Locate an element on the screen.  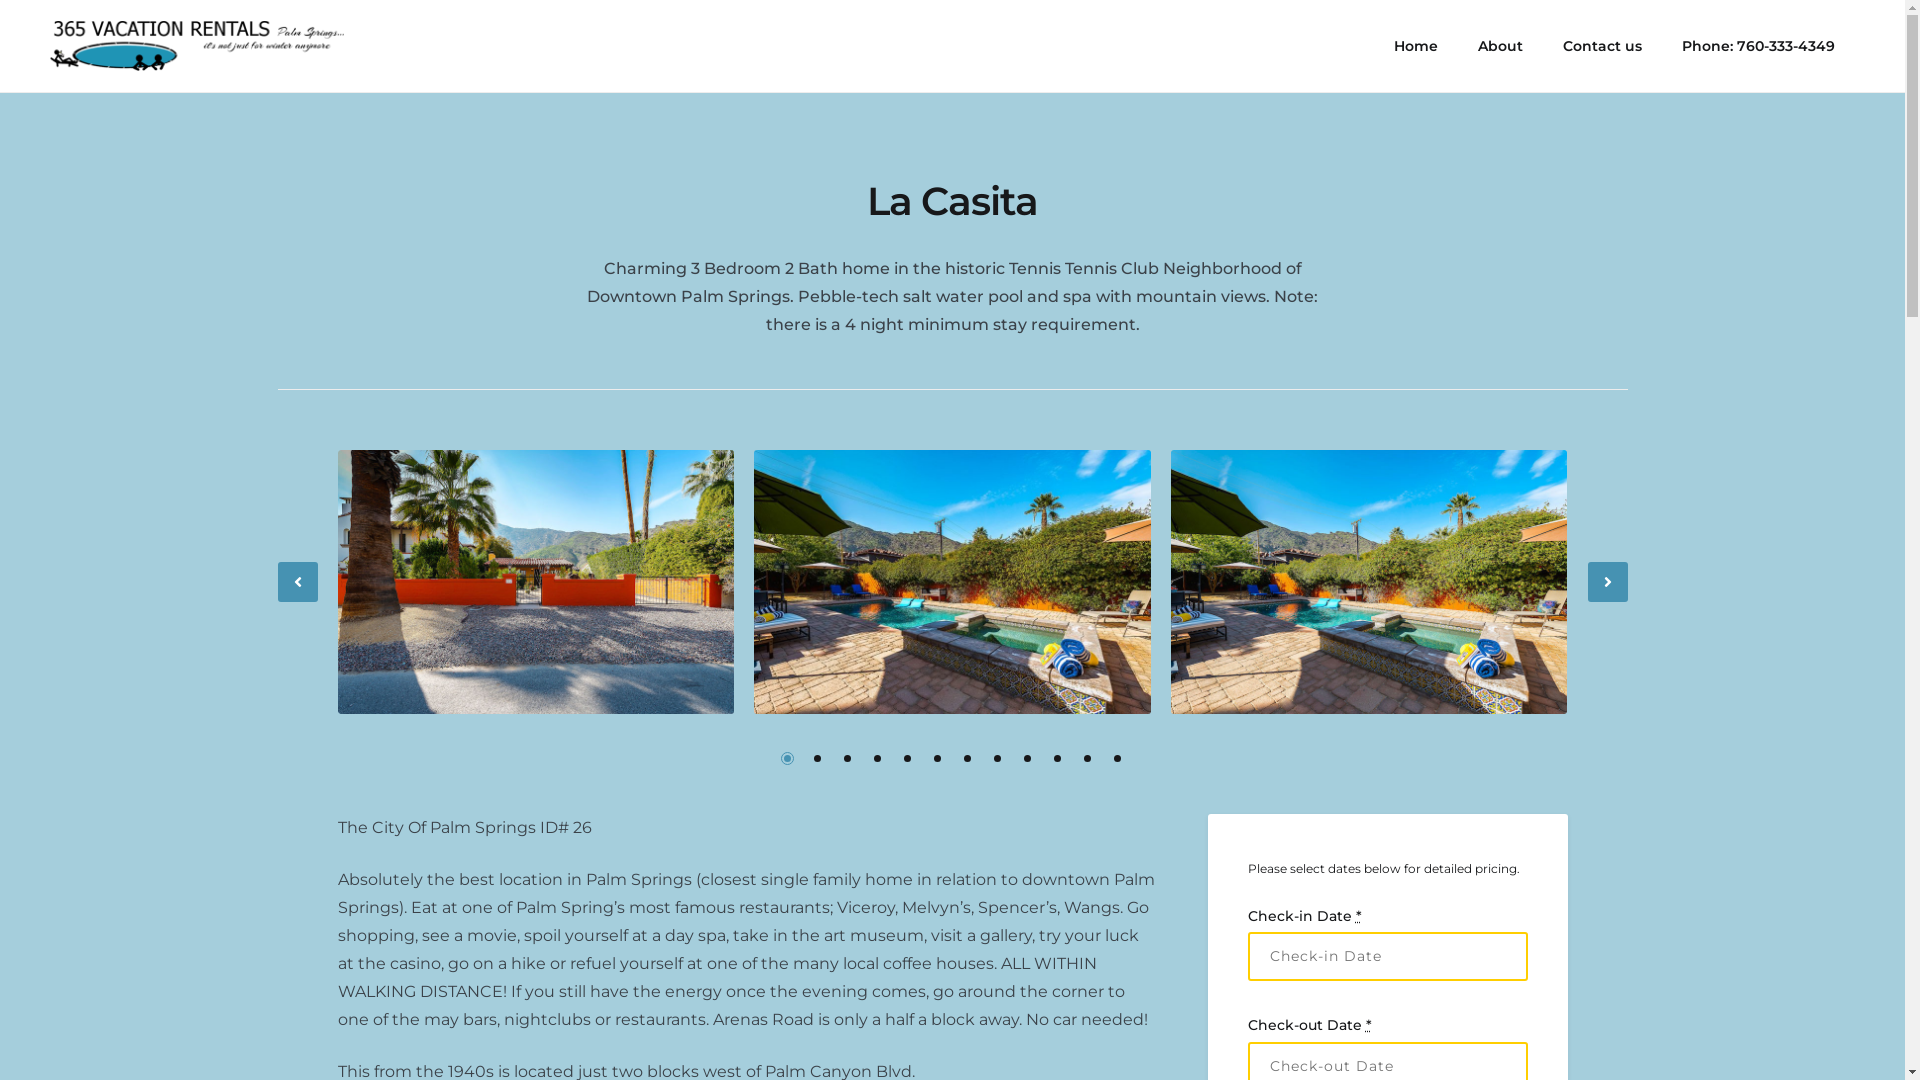
'11' is located at coordinates (1086, 758).